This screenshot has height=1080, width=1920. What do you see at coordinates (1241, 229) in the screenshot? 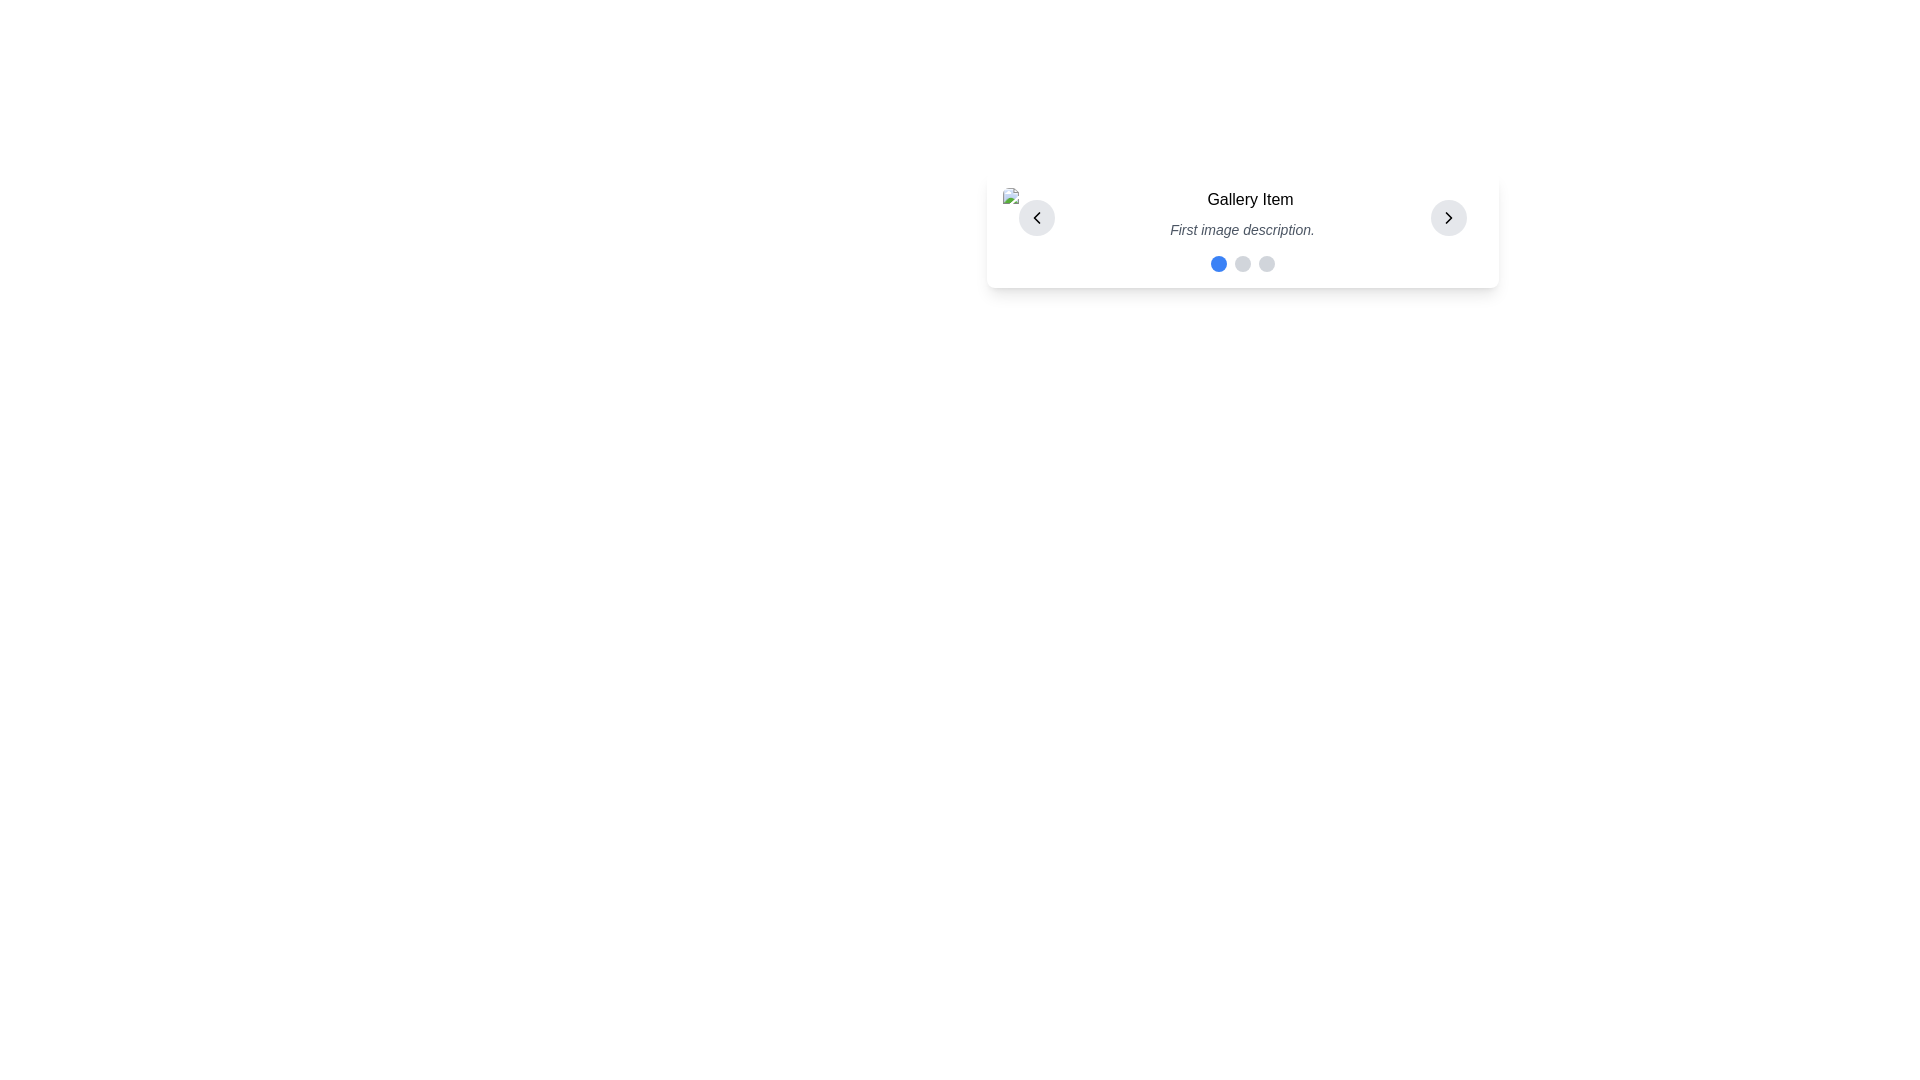
I see `the static text label that provides a descriptive caption for the gallery item, located centrally below the 'Gallery Item' title and above the navigable indicator dots` at bounding box center [1241, 229].